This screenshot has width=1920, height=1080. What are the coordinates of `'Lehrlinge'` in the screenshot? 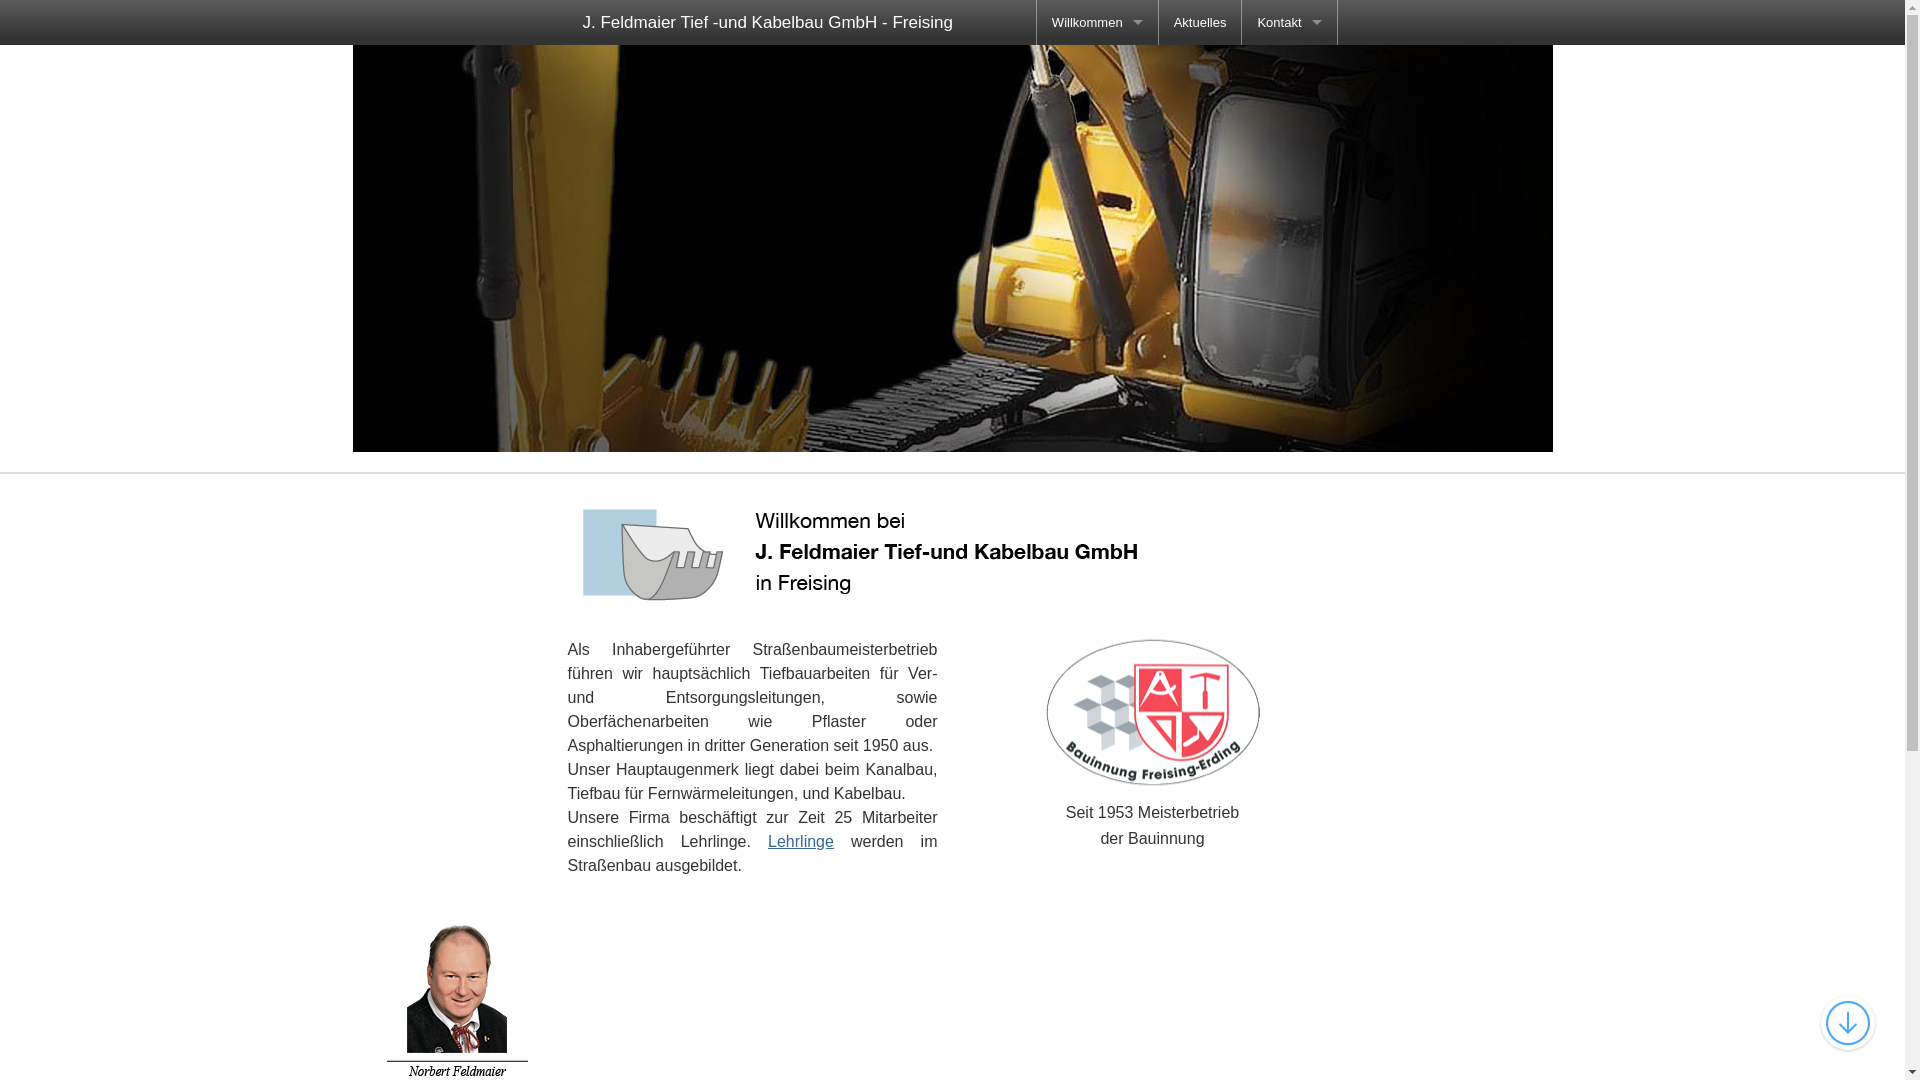 It's located at (767, 841).